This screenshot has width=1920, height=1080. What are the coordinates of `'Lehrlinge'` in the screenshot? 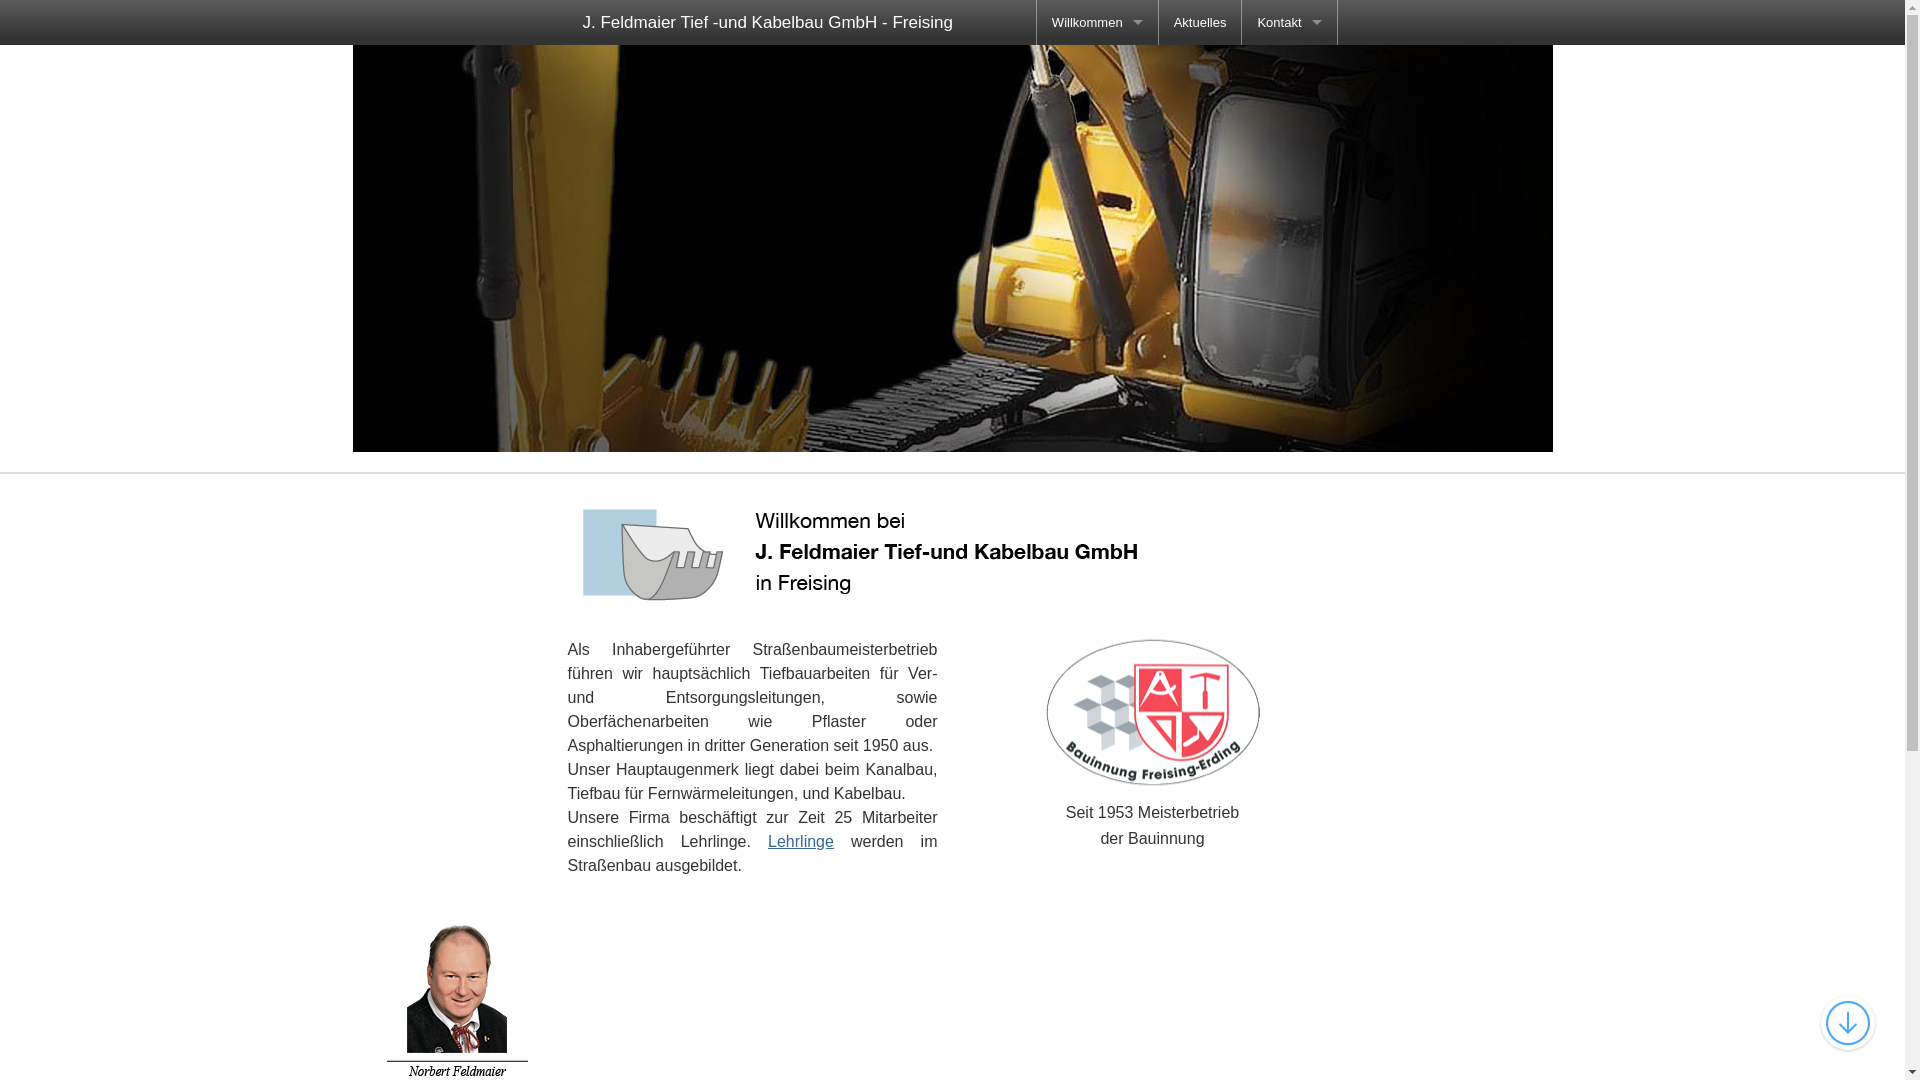 It's located at (767, 841).